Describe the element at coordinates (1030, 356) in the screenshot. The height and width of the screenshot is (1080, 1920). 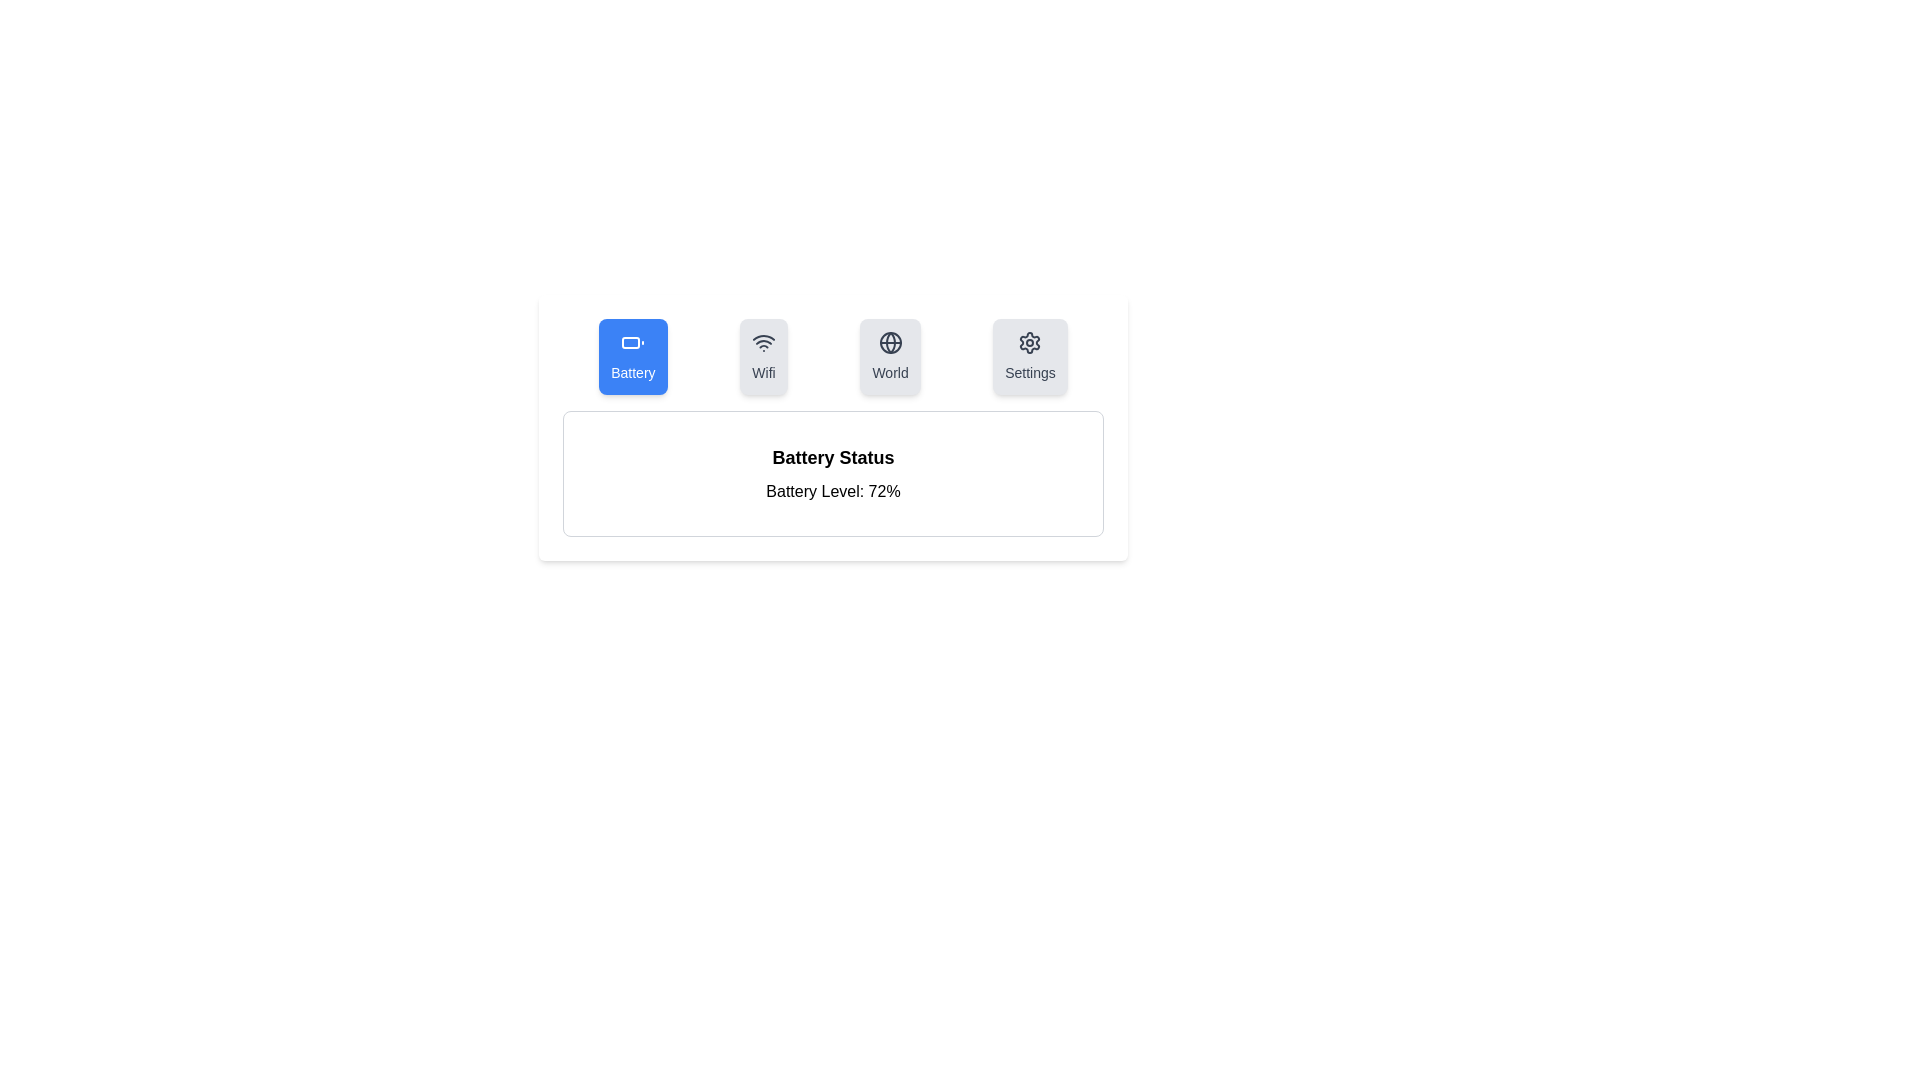
I see `the tab labeled Settings by clicking on its icon` at that location.